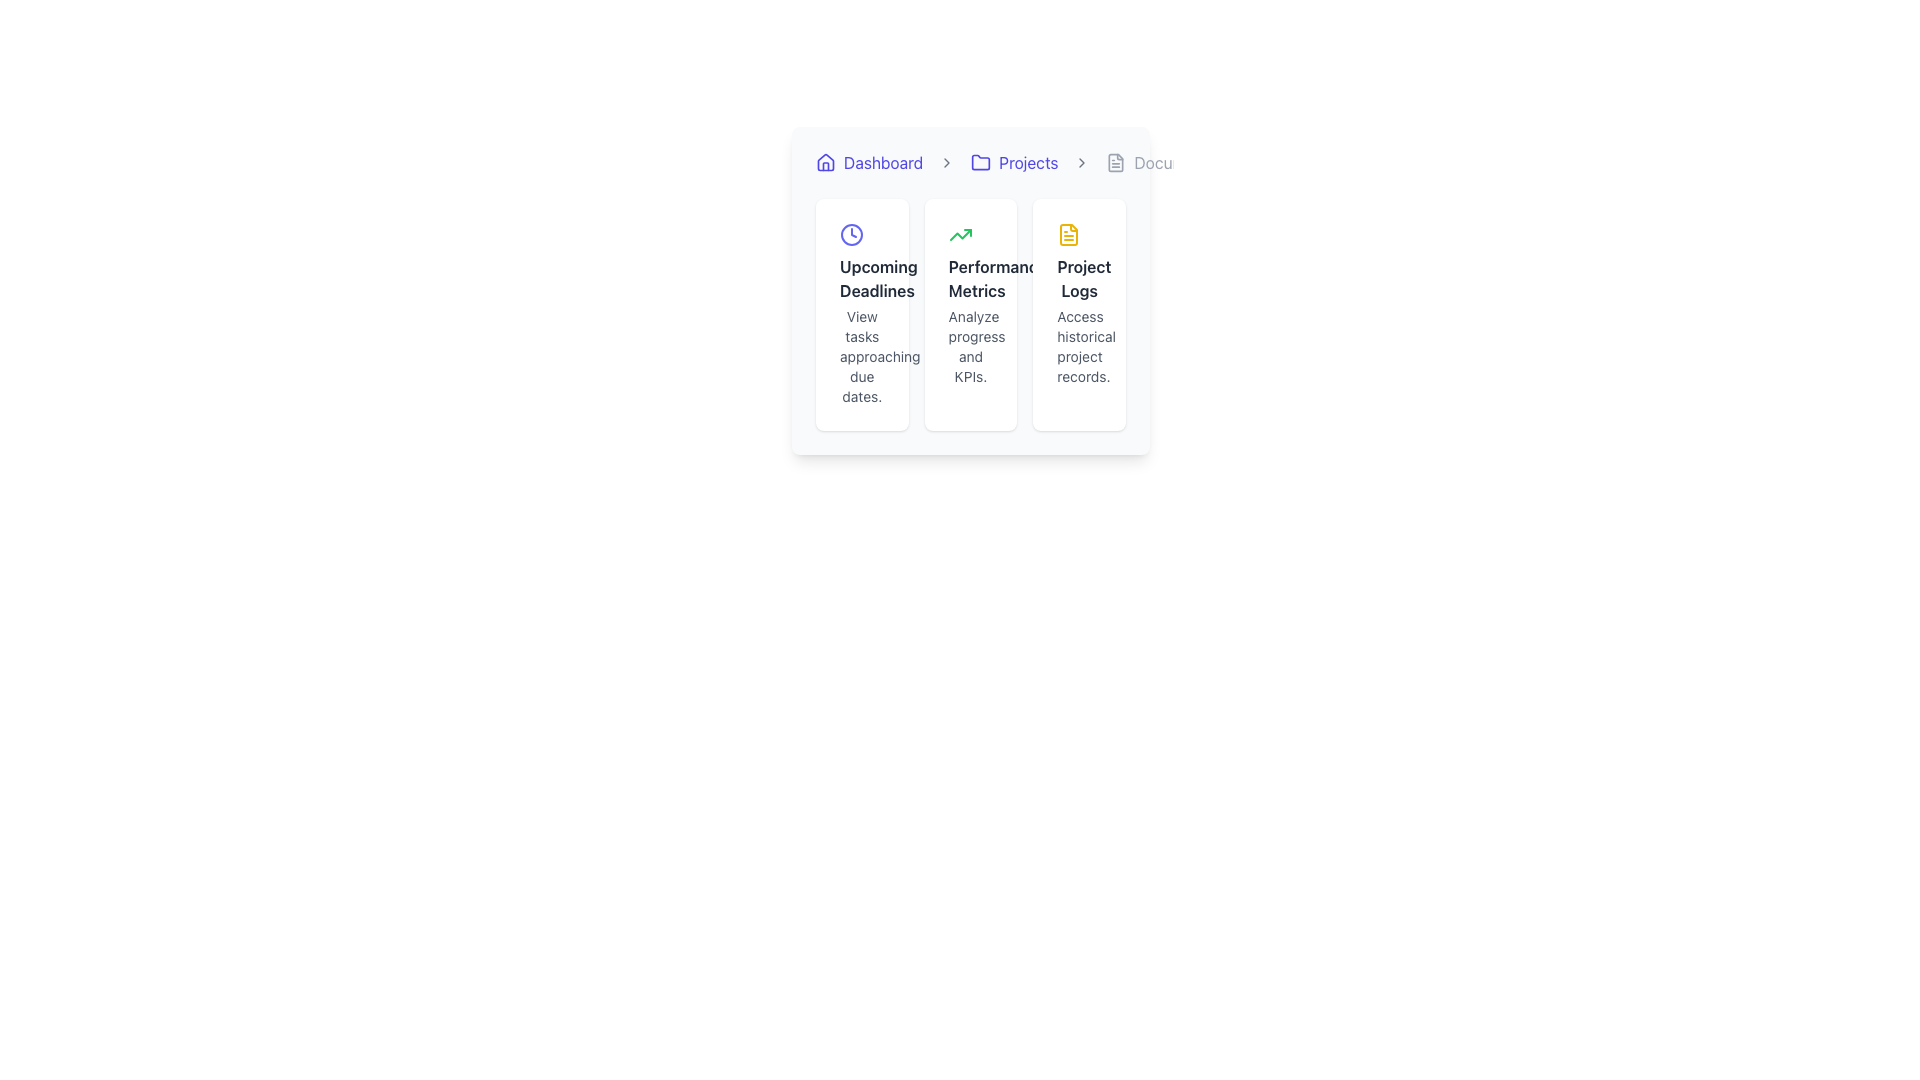 The height and width of the screenshot is (1080, 1920). I want to click on text label displaying 'Performance Metrics' which is bold and gray, located in the second card of a horizontally aligned group of three cards, so click(970, 278).